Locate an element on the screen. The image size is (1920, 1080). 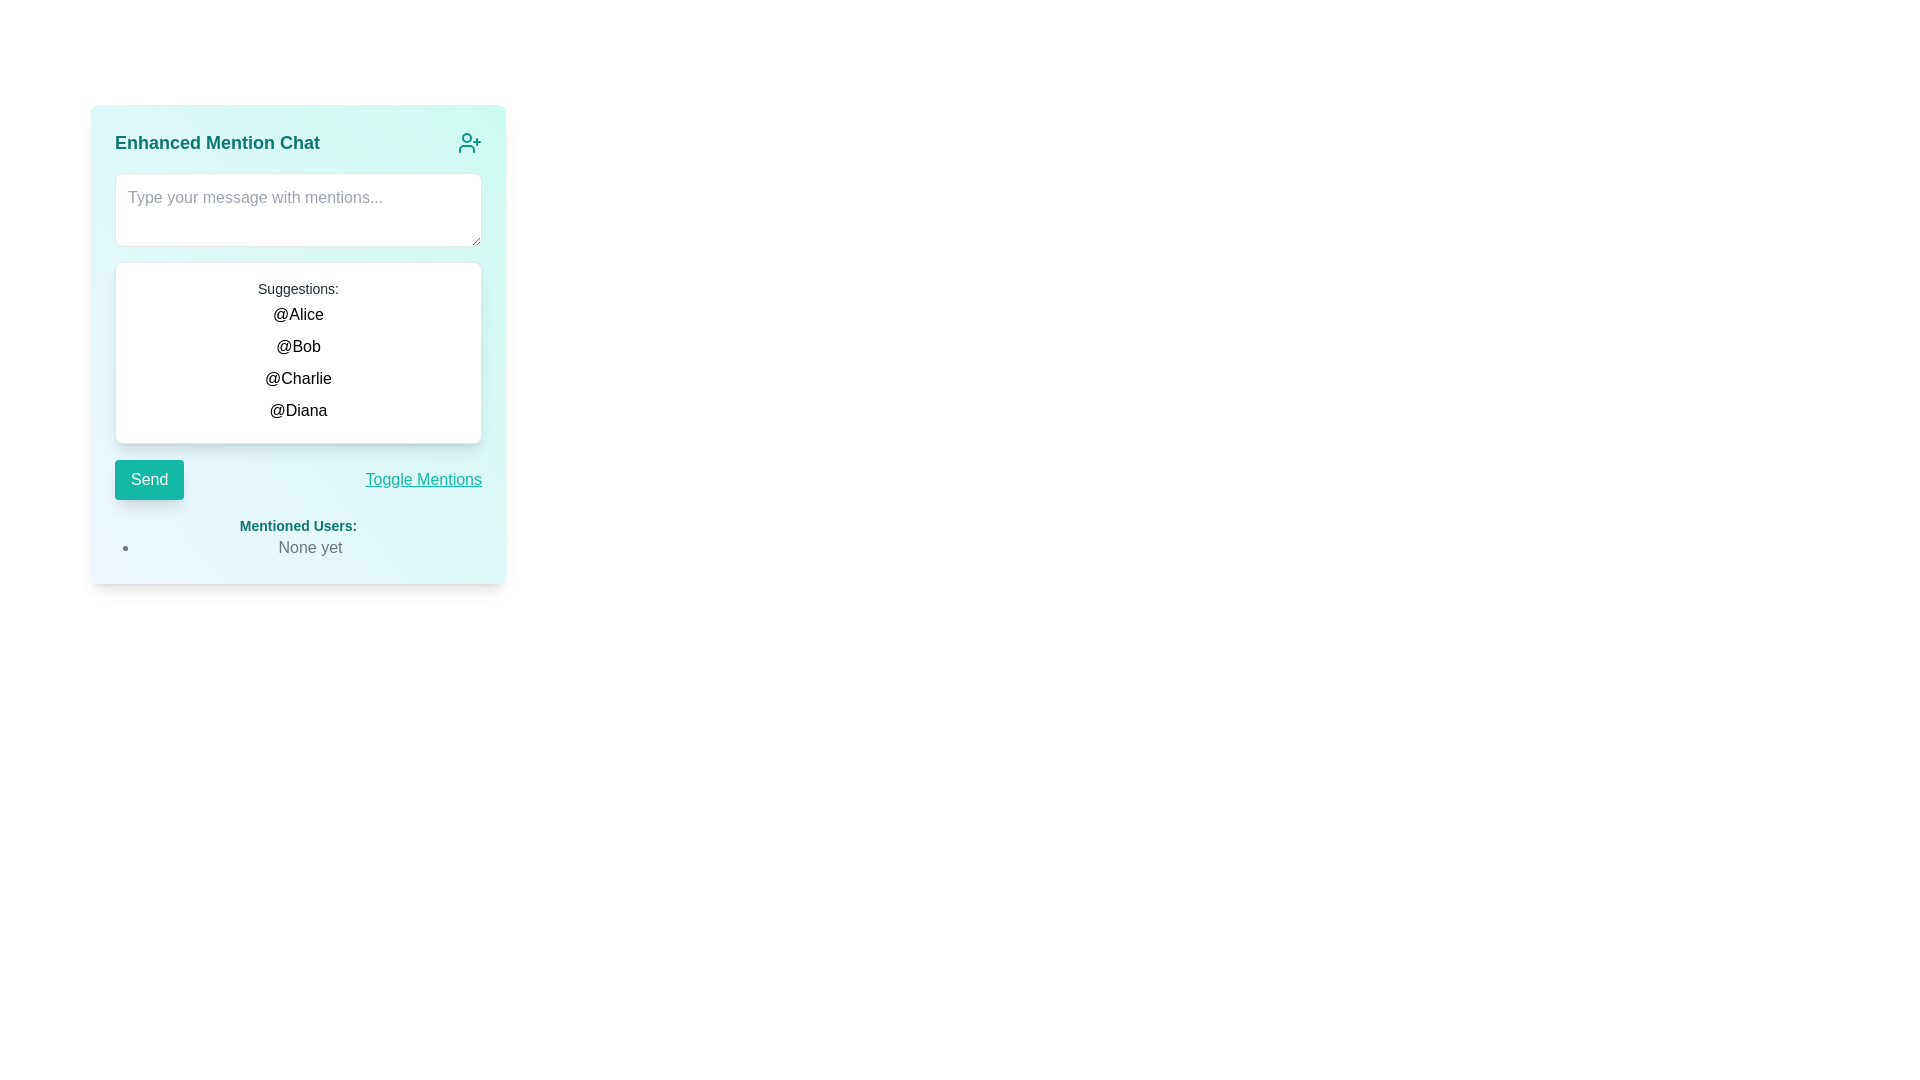
the text indicating that no users have been mentioned in the context of the chat, which is part of the 'Mentioned Users:' section at the bottom of the chat interface is located at coordinates (309, 547).